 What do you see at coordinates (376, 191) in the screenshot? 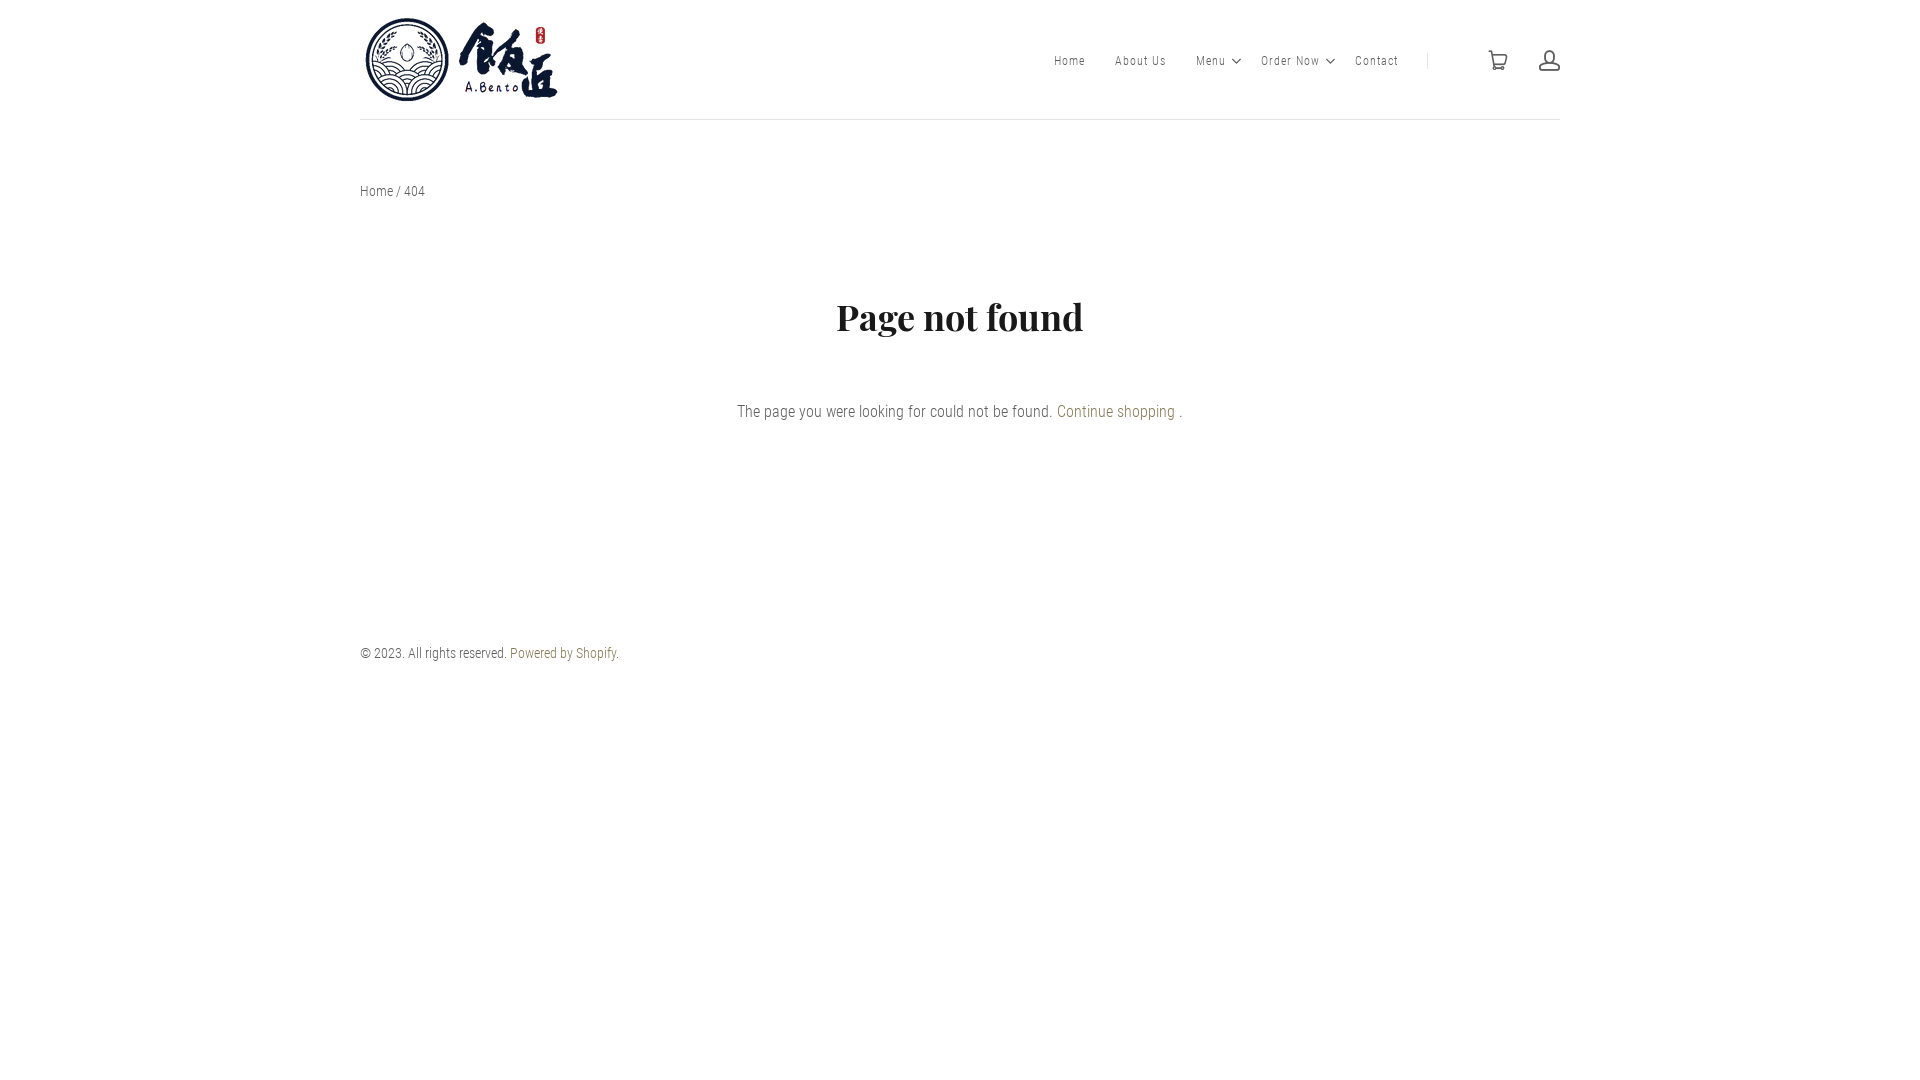
I see `'Home'` at bounding box center [376, 191].